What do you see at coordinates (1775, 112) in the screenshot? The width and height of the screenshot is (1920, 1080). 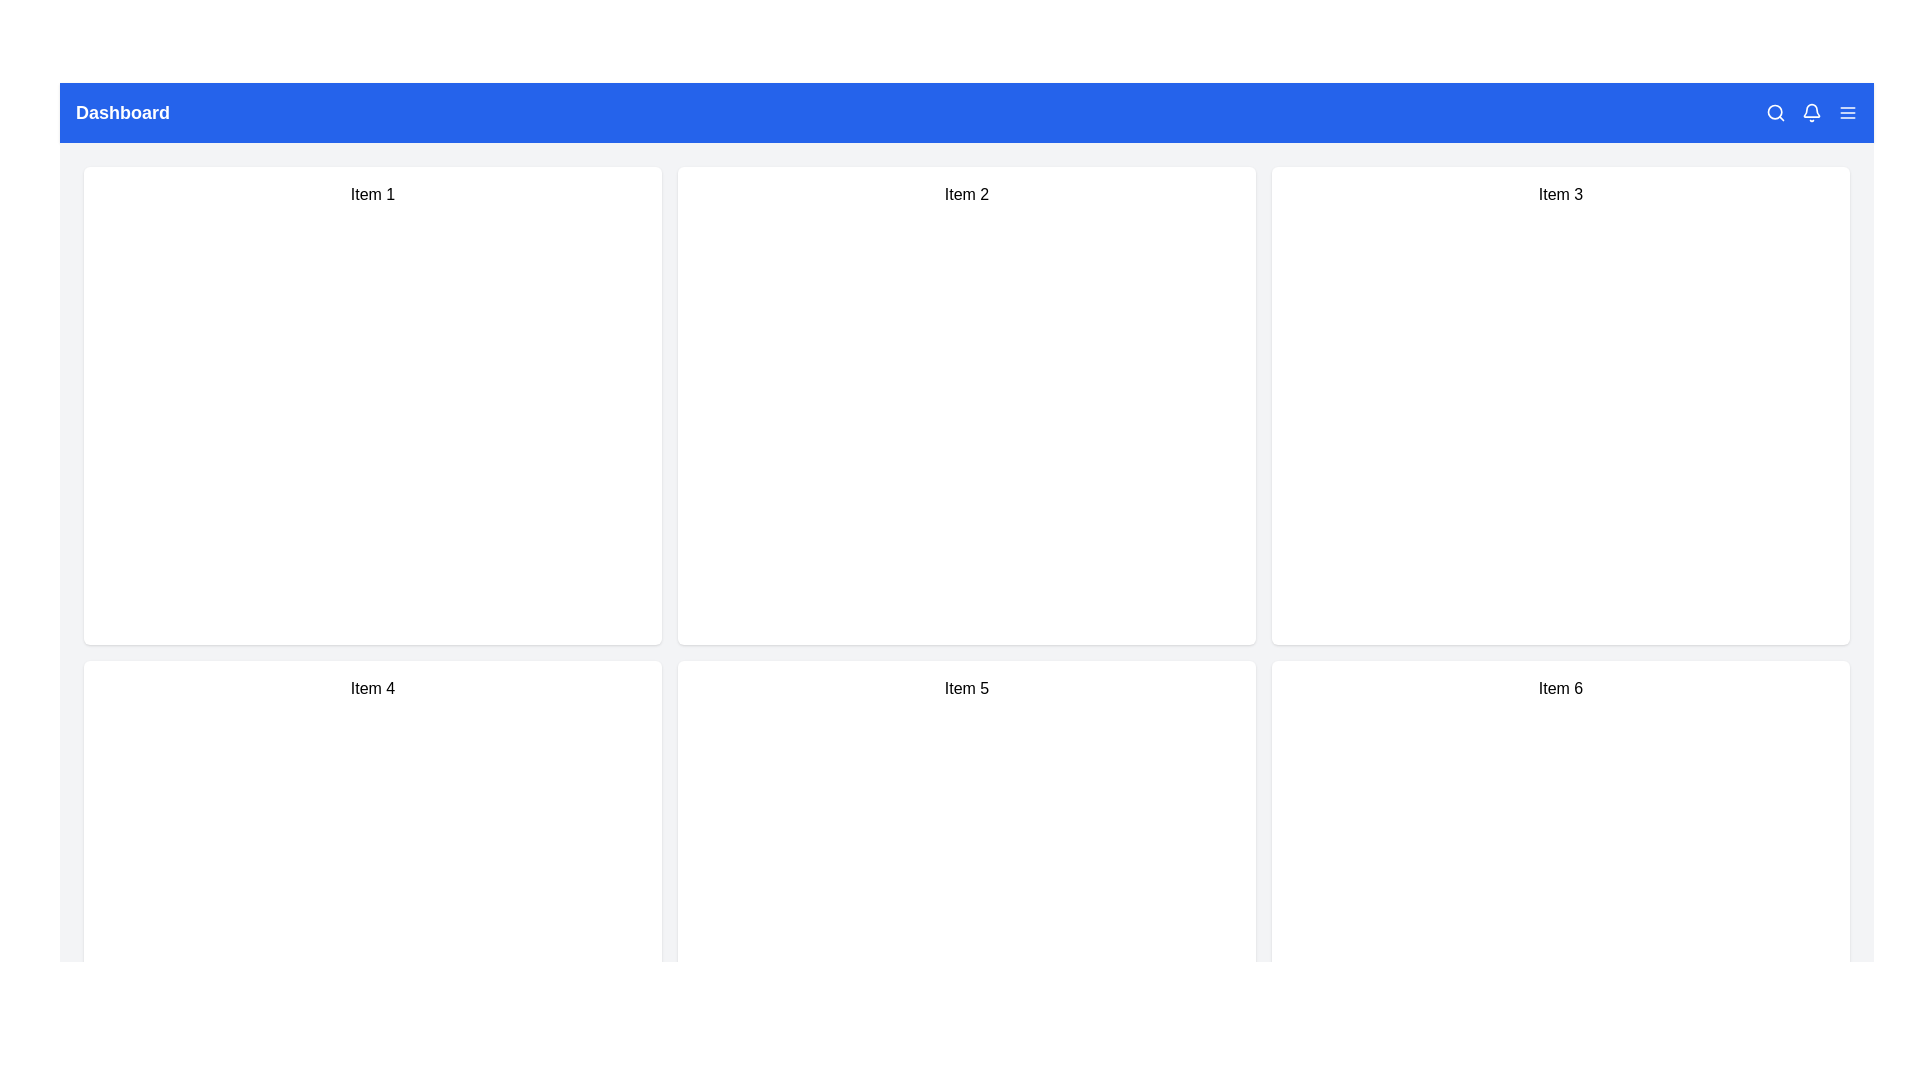 I see `the SVG circle that is part of the search icon located in the top-right corner of the navigation bar` at bounding box center [1775, 112].